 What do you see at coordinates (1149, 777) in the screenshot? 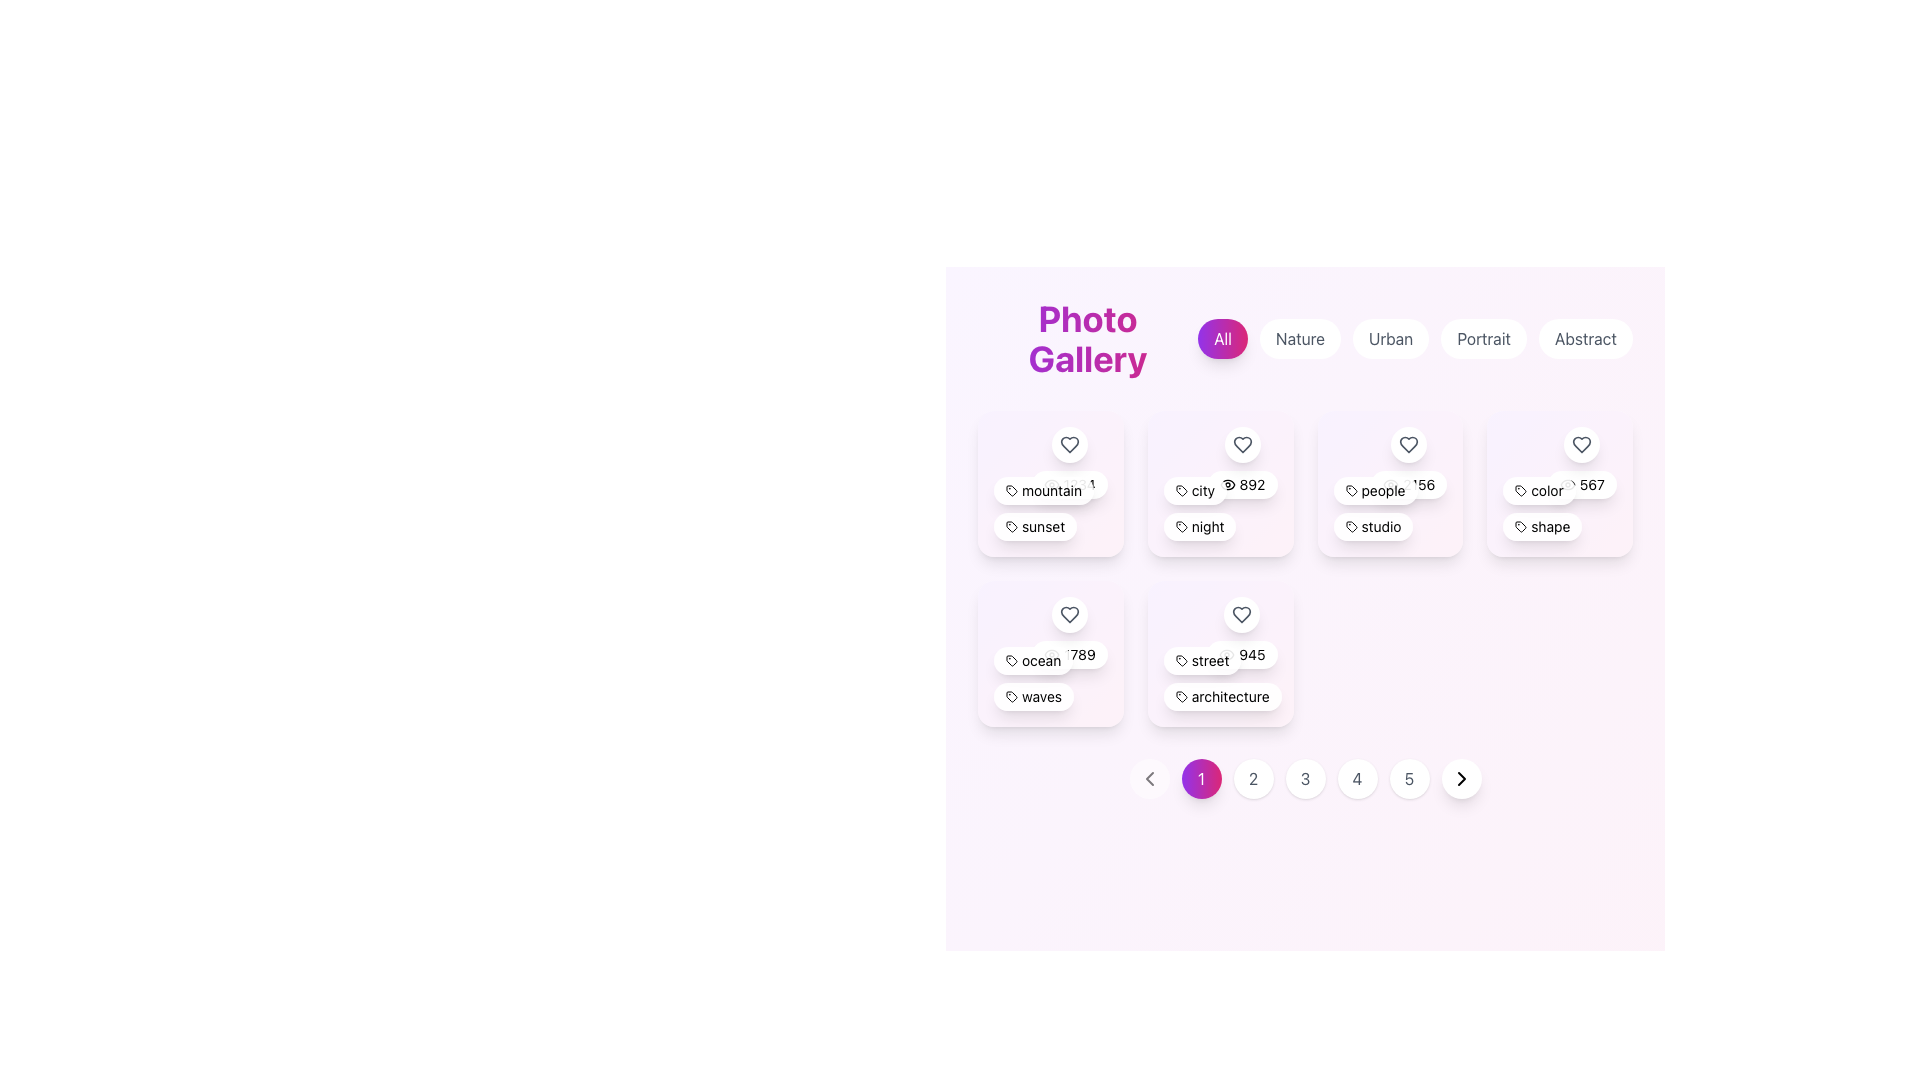
I see `the circular button with a leftward-pointing chevron icon to observe the hover effect` at bounding box center [1149, 777].